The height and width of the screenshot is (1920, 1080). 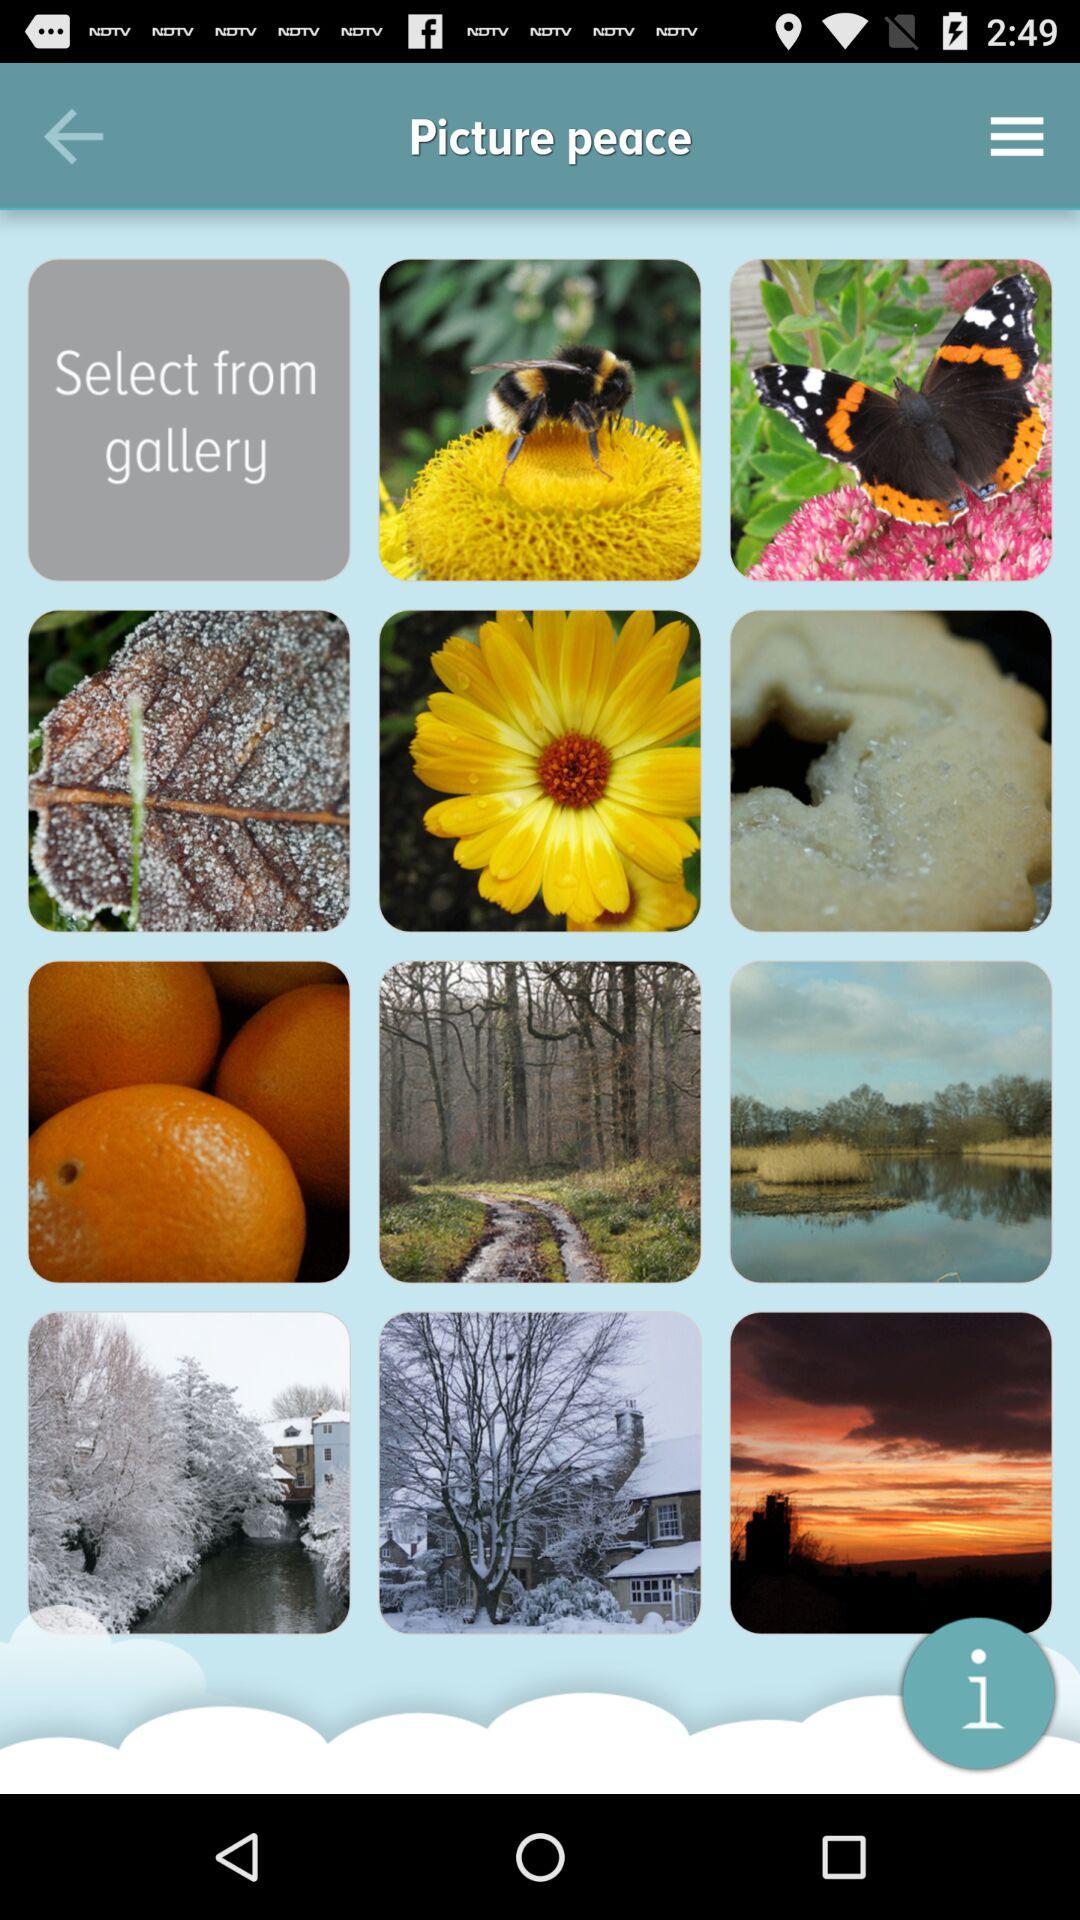 I want to click on a category option, so click(x=189, y=770).